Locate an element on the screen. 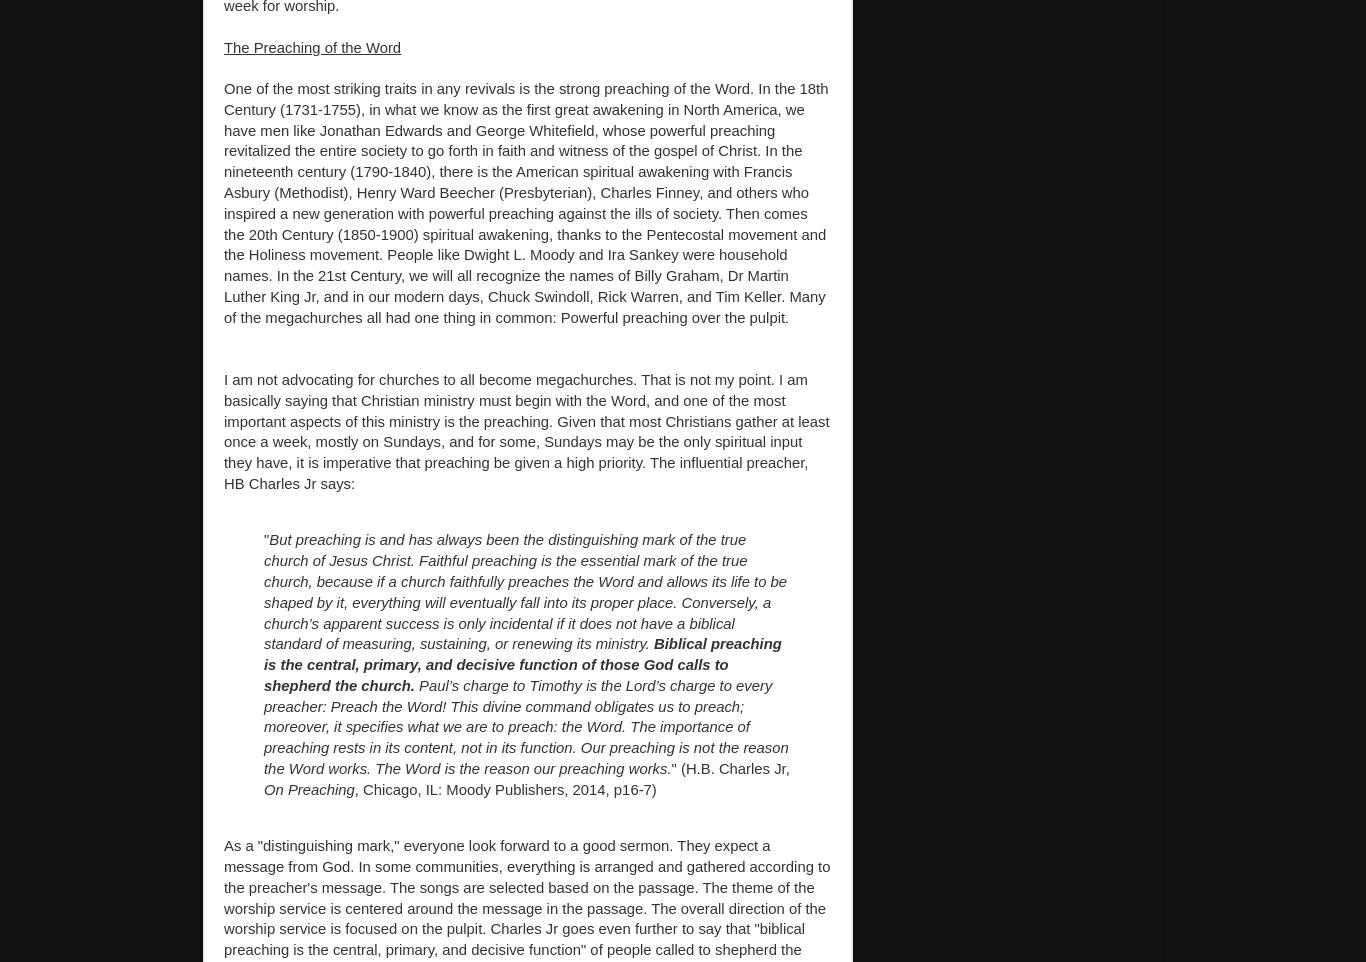  '"' is located at coordinates (266, 539).